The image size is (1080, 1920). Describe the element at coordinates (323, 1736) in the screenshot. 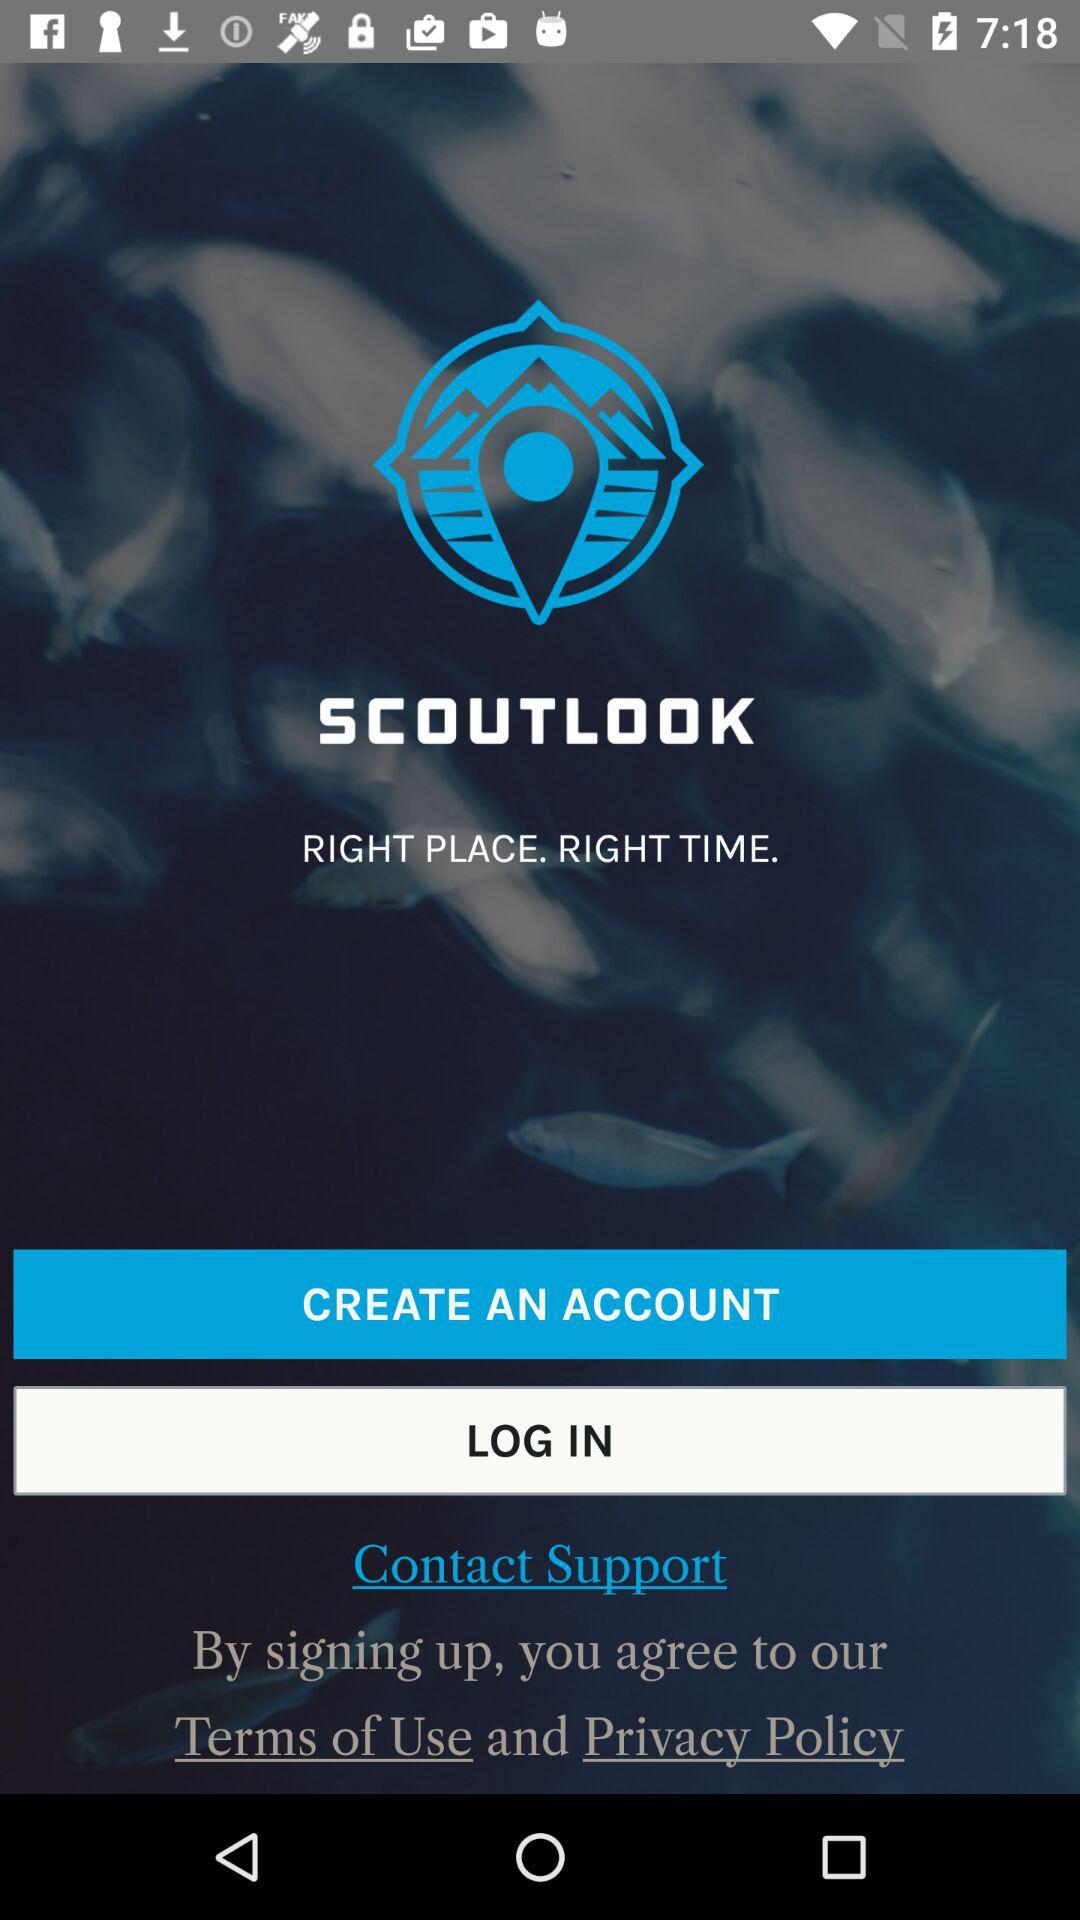

I see `icon next to  and  item` at that location.